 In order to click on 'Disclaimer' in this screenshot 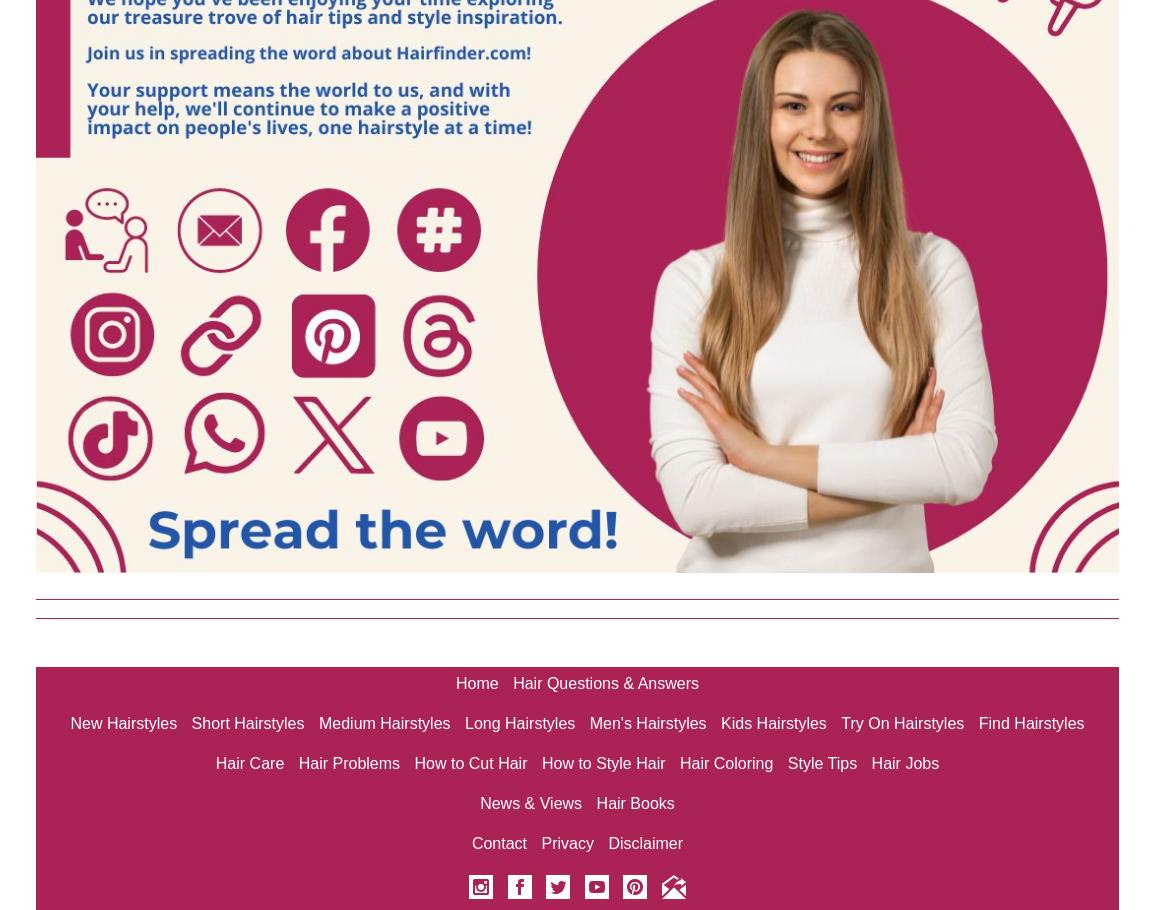, I will do `click(645, 843)`.